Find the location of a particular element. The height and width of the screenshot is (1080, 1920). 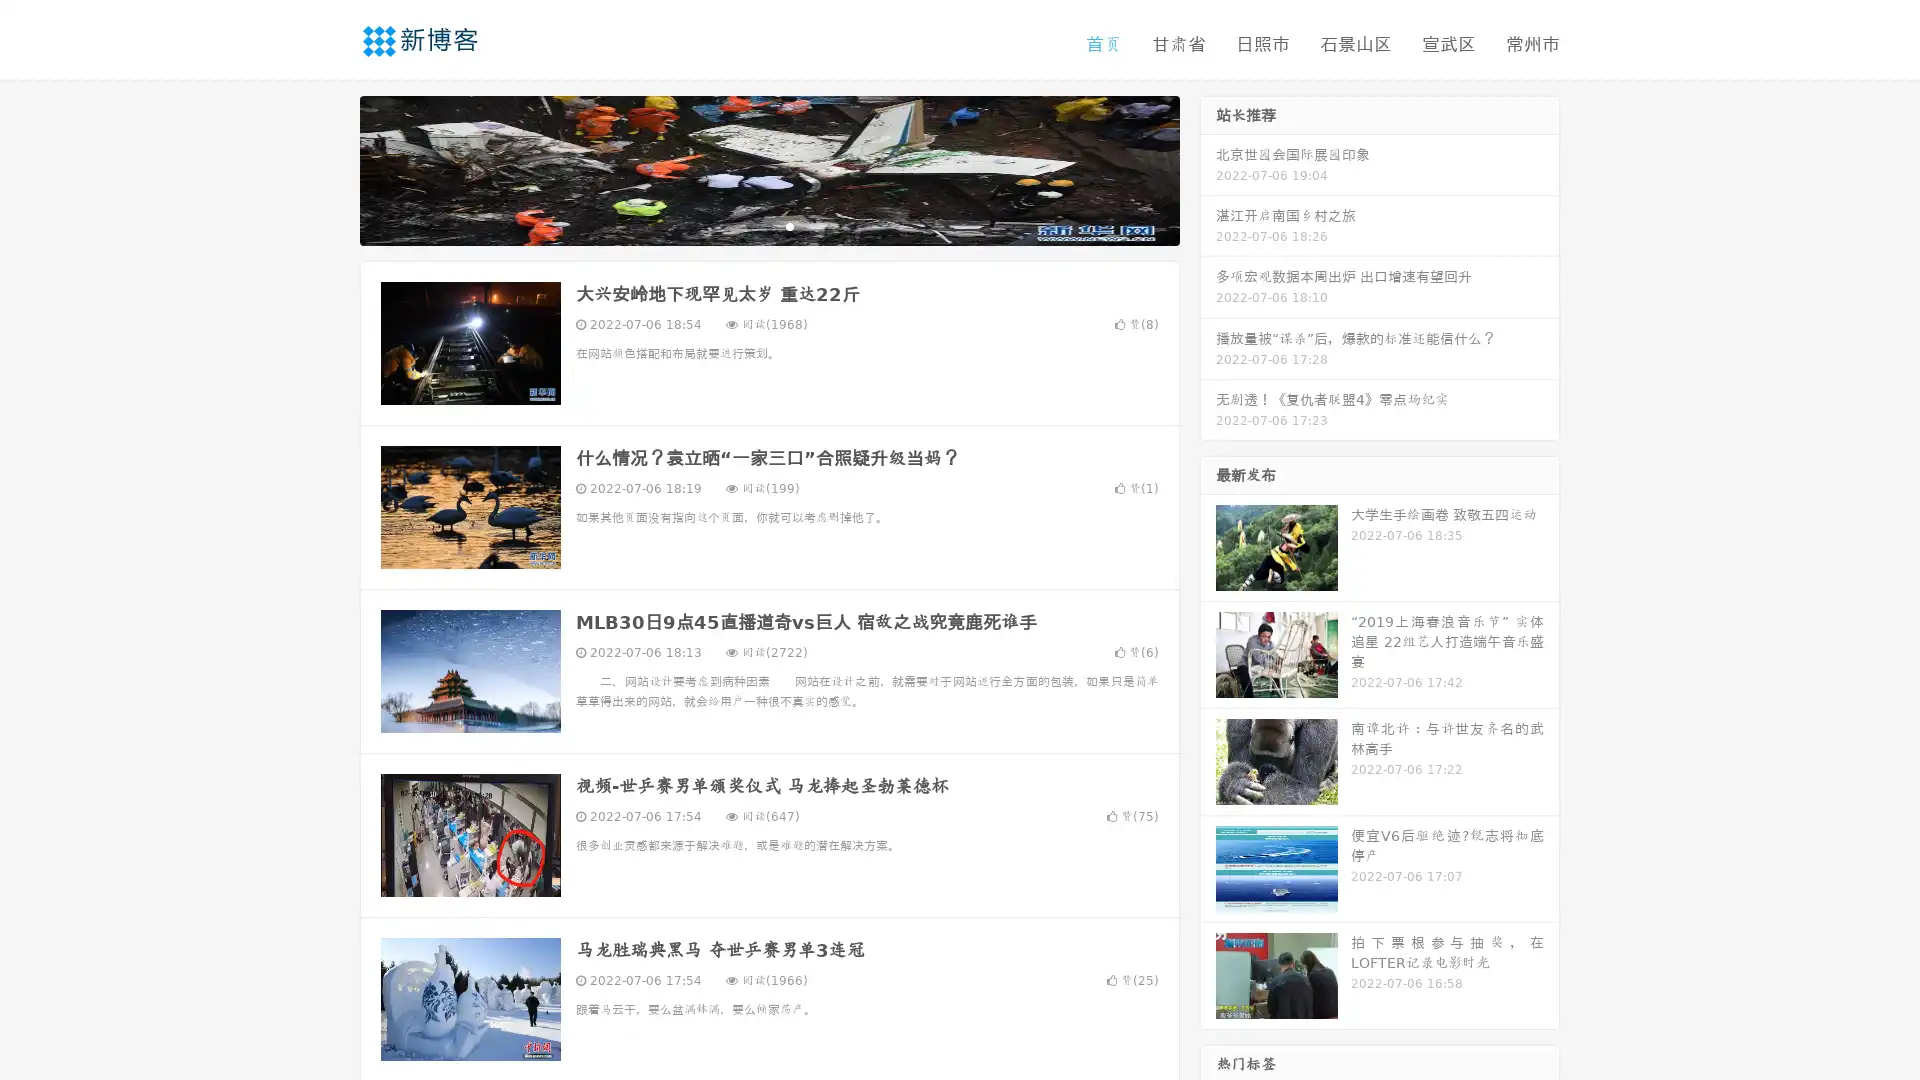

Next slide is located at coordinates (1208, 168).